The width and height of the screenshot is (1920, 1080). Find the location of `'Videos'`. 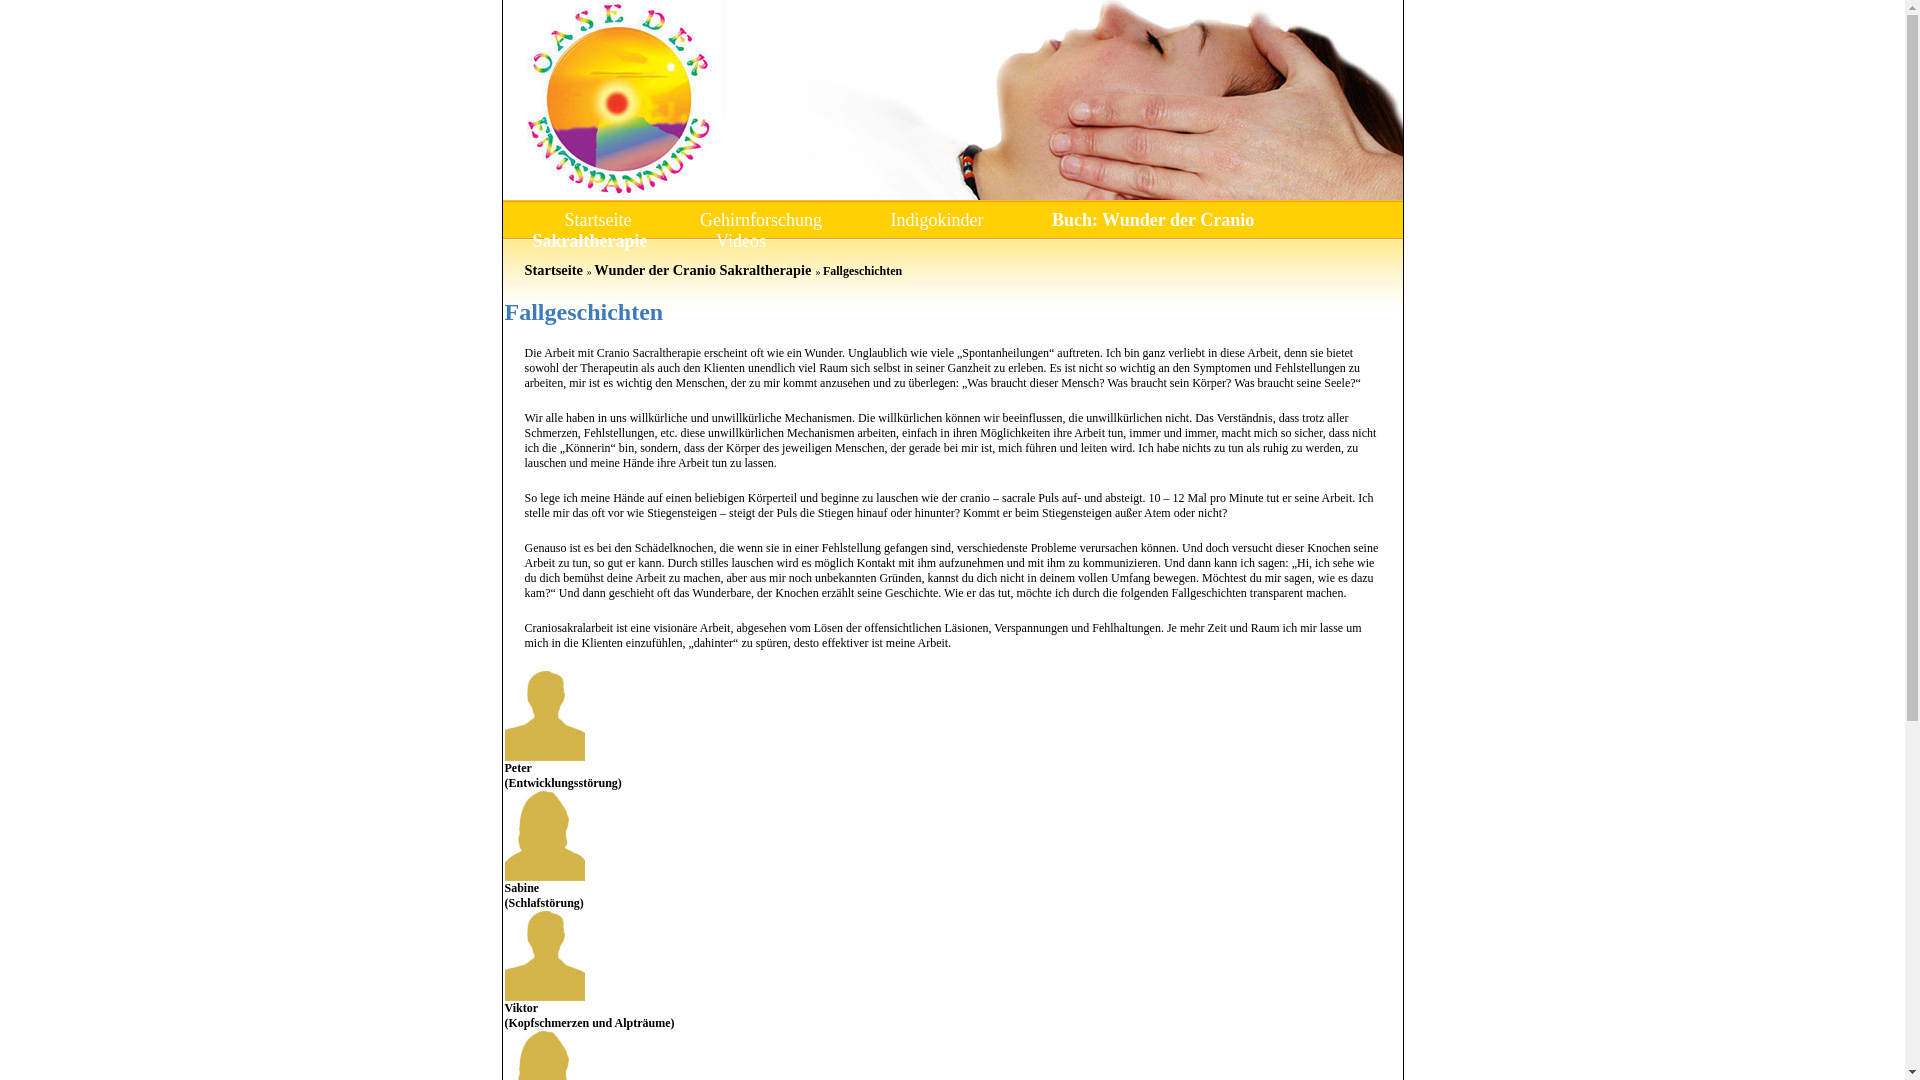

'Videos' is located at coordinates (739, 239).